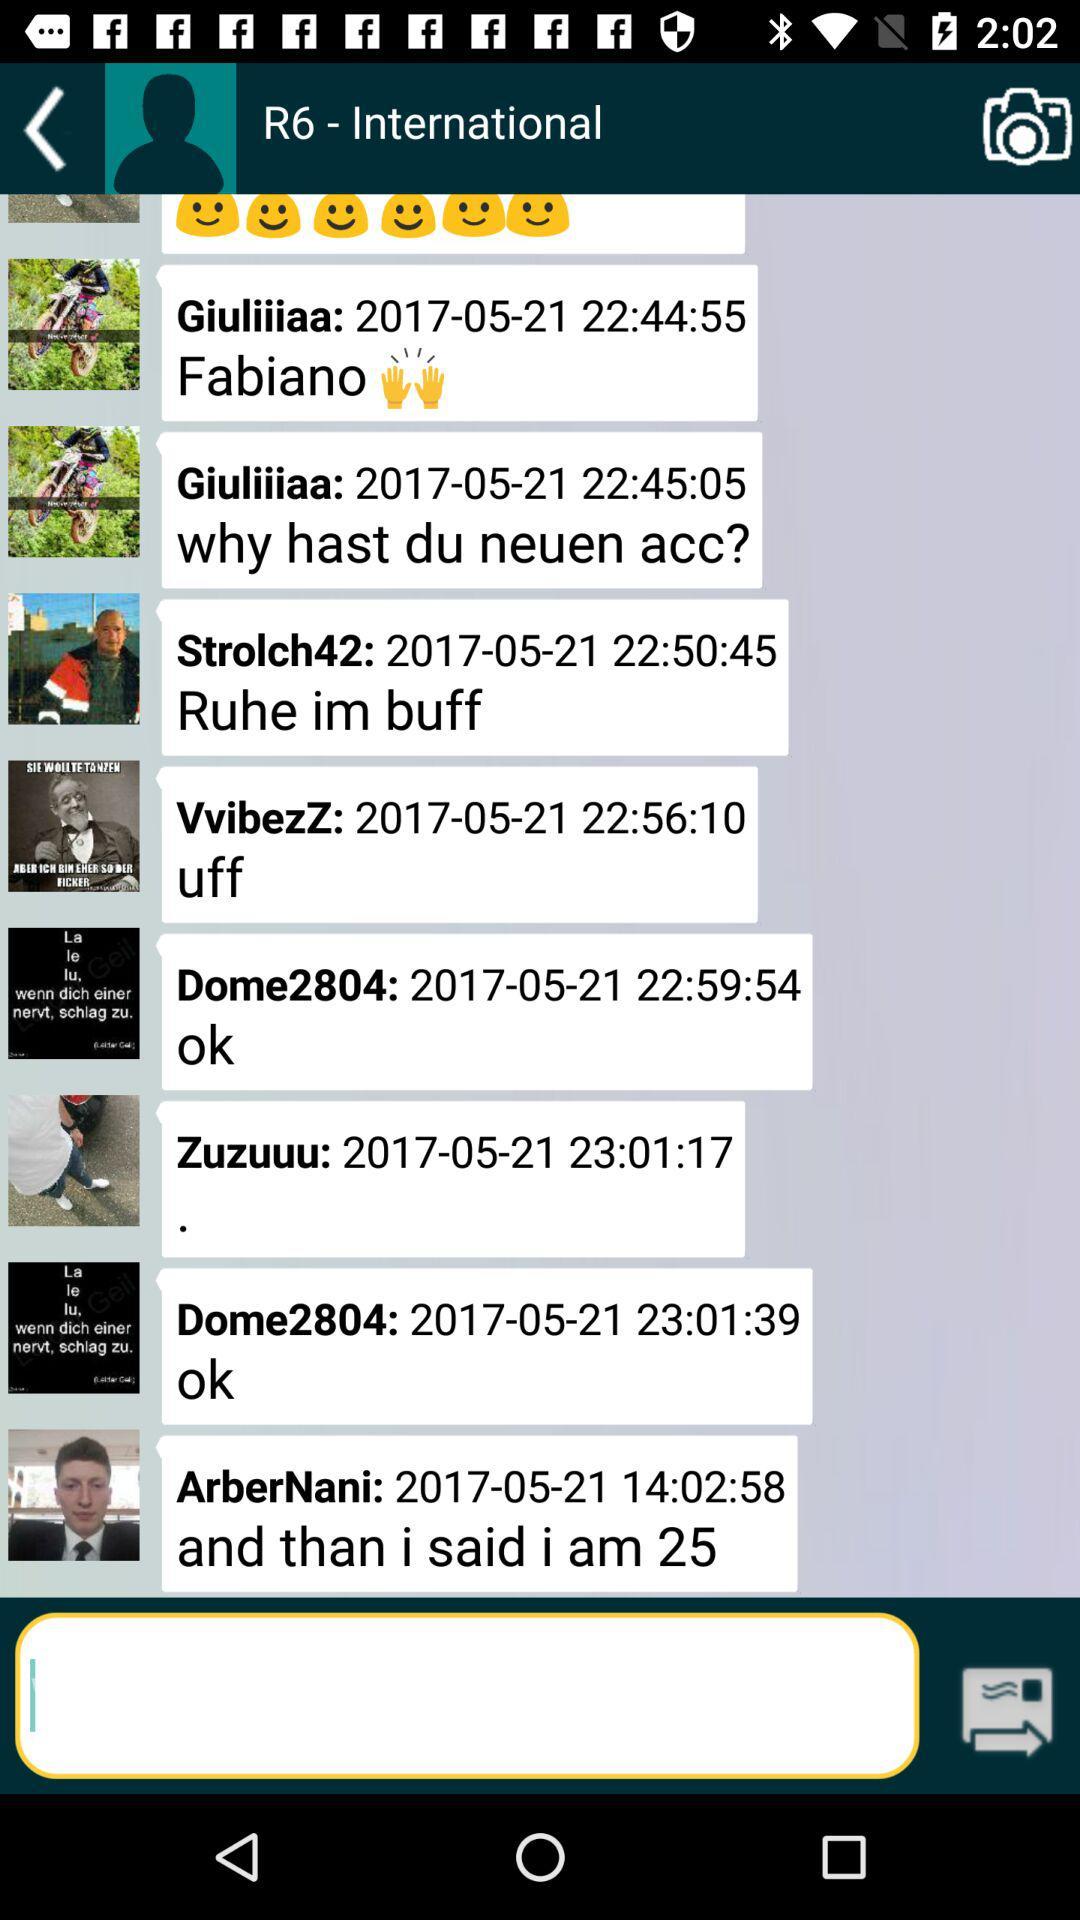 The width and height of the screenshot is (1080, 1920). What do you see at coordinates (51, 128) in the screenshot?
I see `goes back` at bounding box center [51, 128].